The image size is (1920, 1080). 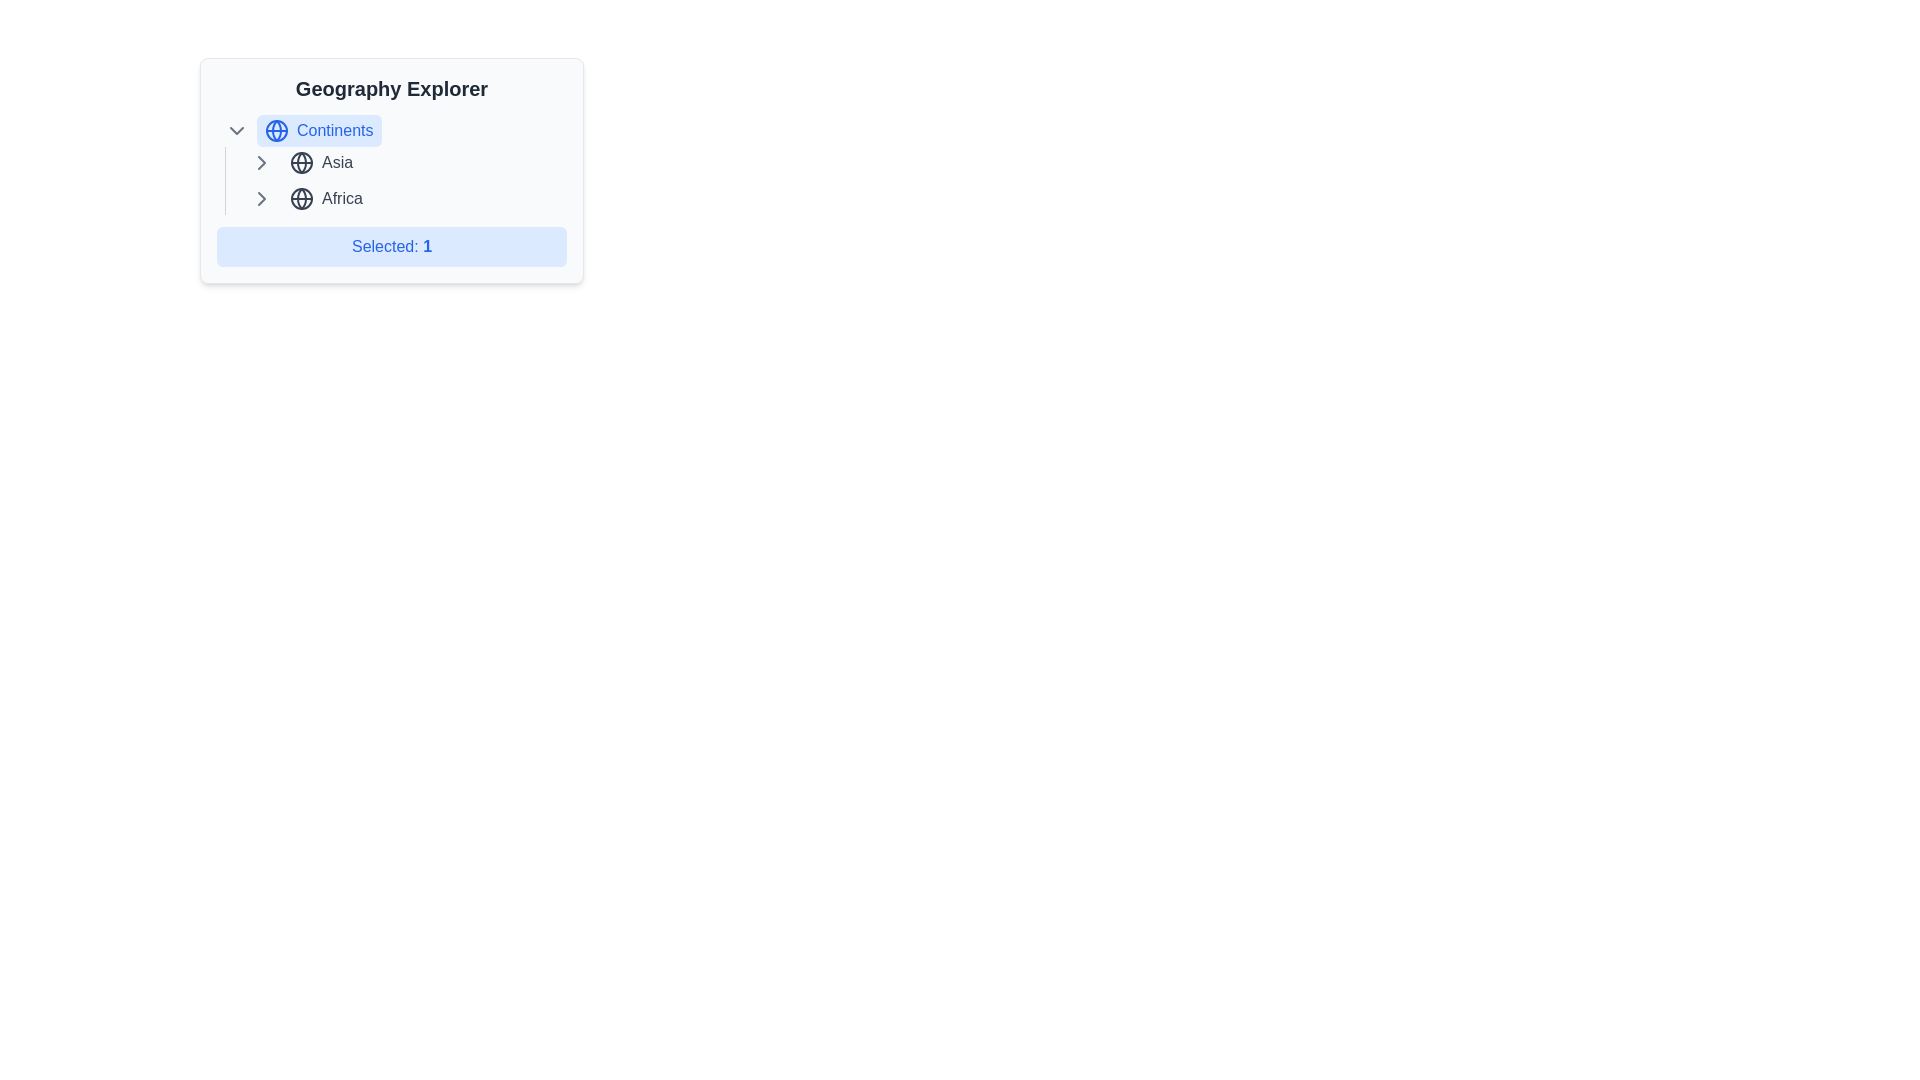 What do you see at coordinates (301, 199) in the screenshot?
I see `the globe icon located to the left of the text 'Africa' in the sidebar menu` at bounding box center [301, 199].